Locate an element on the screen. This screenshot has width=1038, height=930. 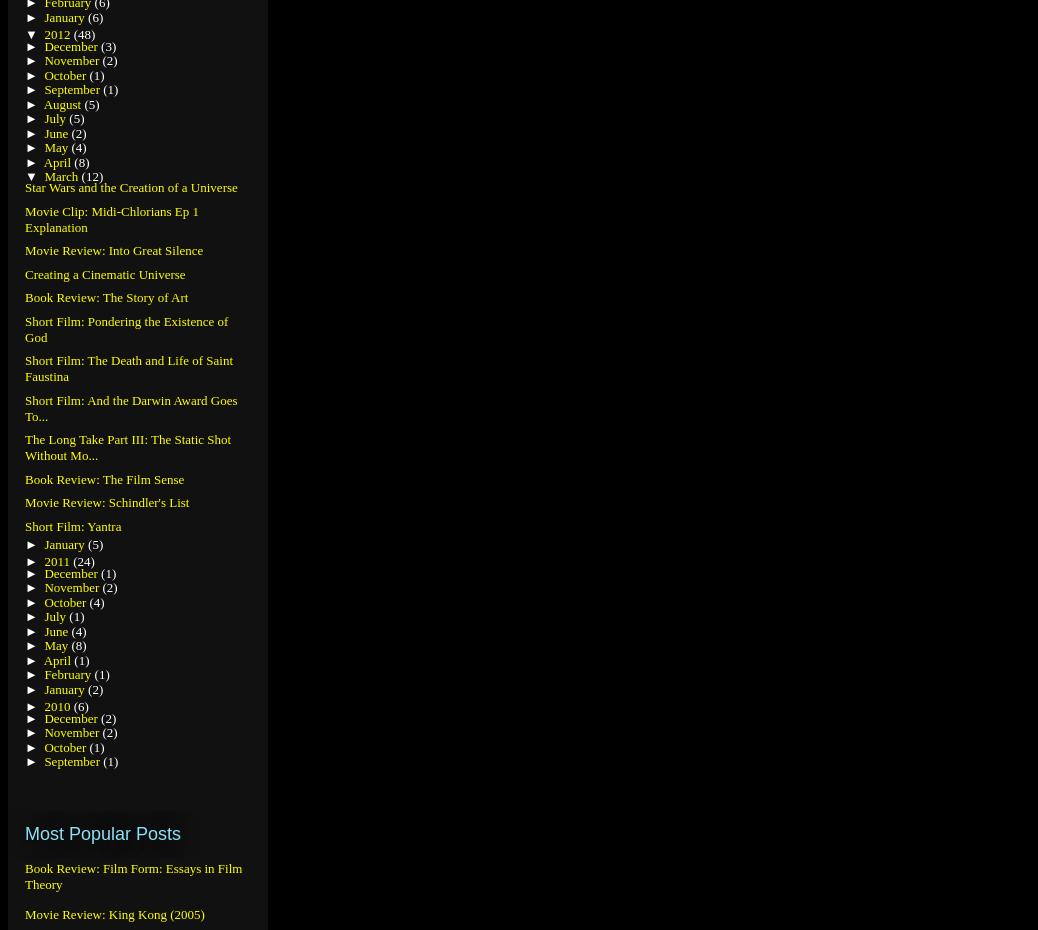
'Short Film: Pondering the Existence of God' is located at coordinates (125, 327).